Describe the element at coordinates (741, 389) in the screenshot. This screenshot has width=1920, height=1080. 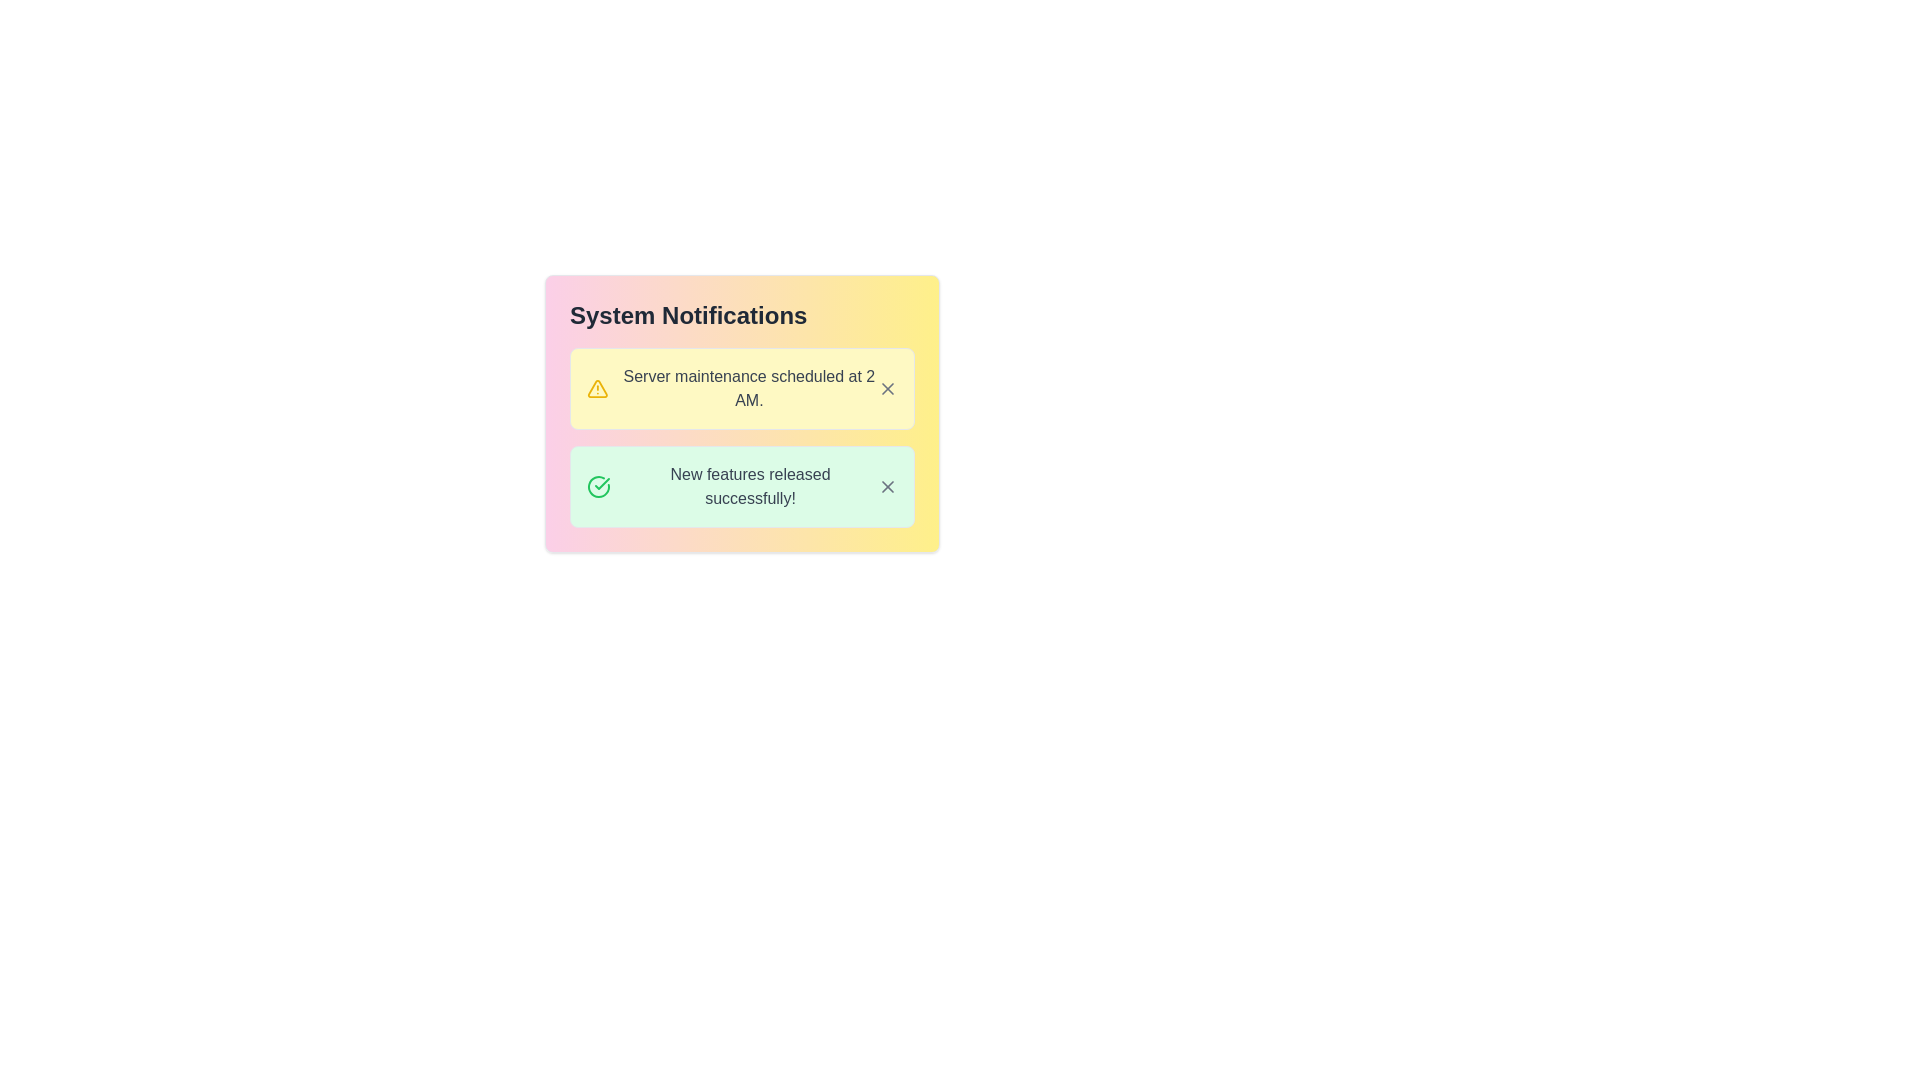
I see `the notification card with a yellow background that states 'Server maintenance scheduled at 2 AM.' by clicking on it` at that location.